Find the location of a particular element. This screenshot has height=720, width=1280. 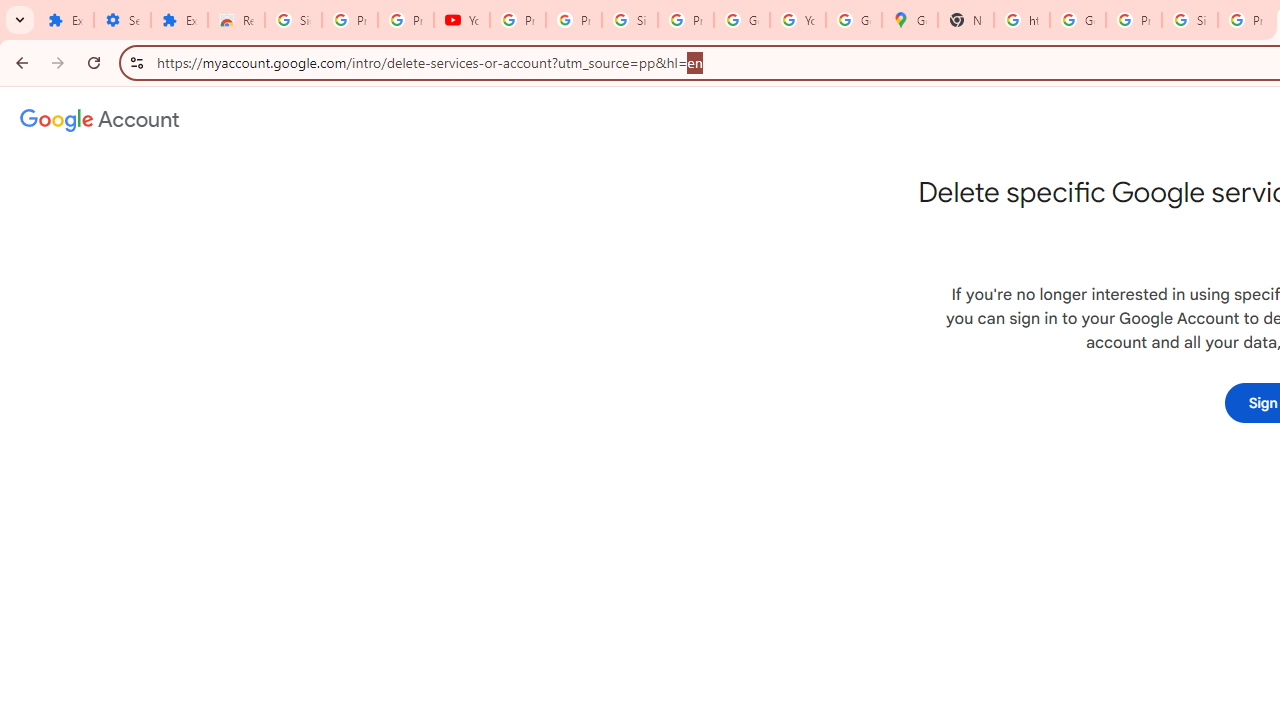

'Google Maps' is located at coordinates (909, 20).